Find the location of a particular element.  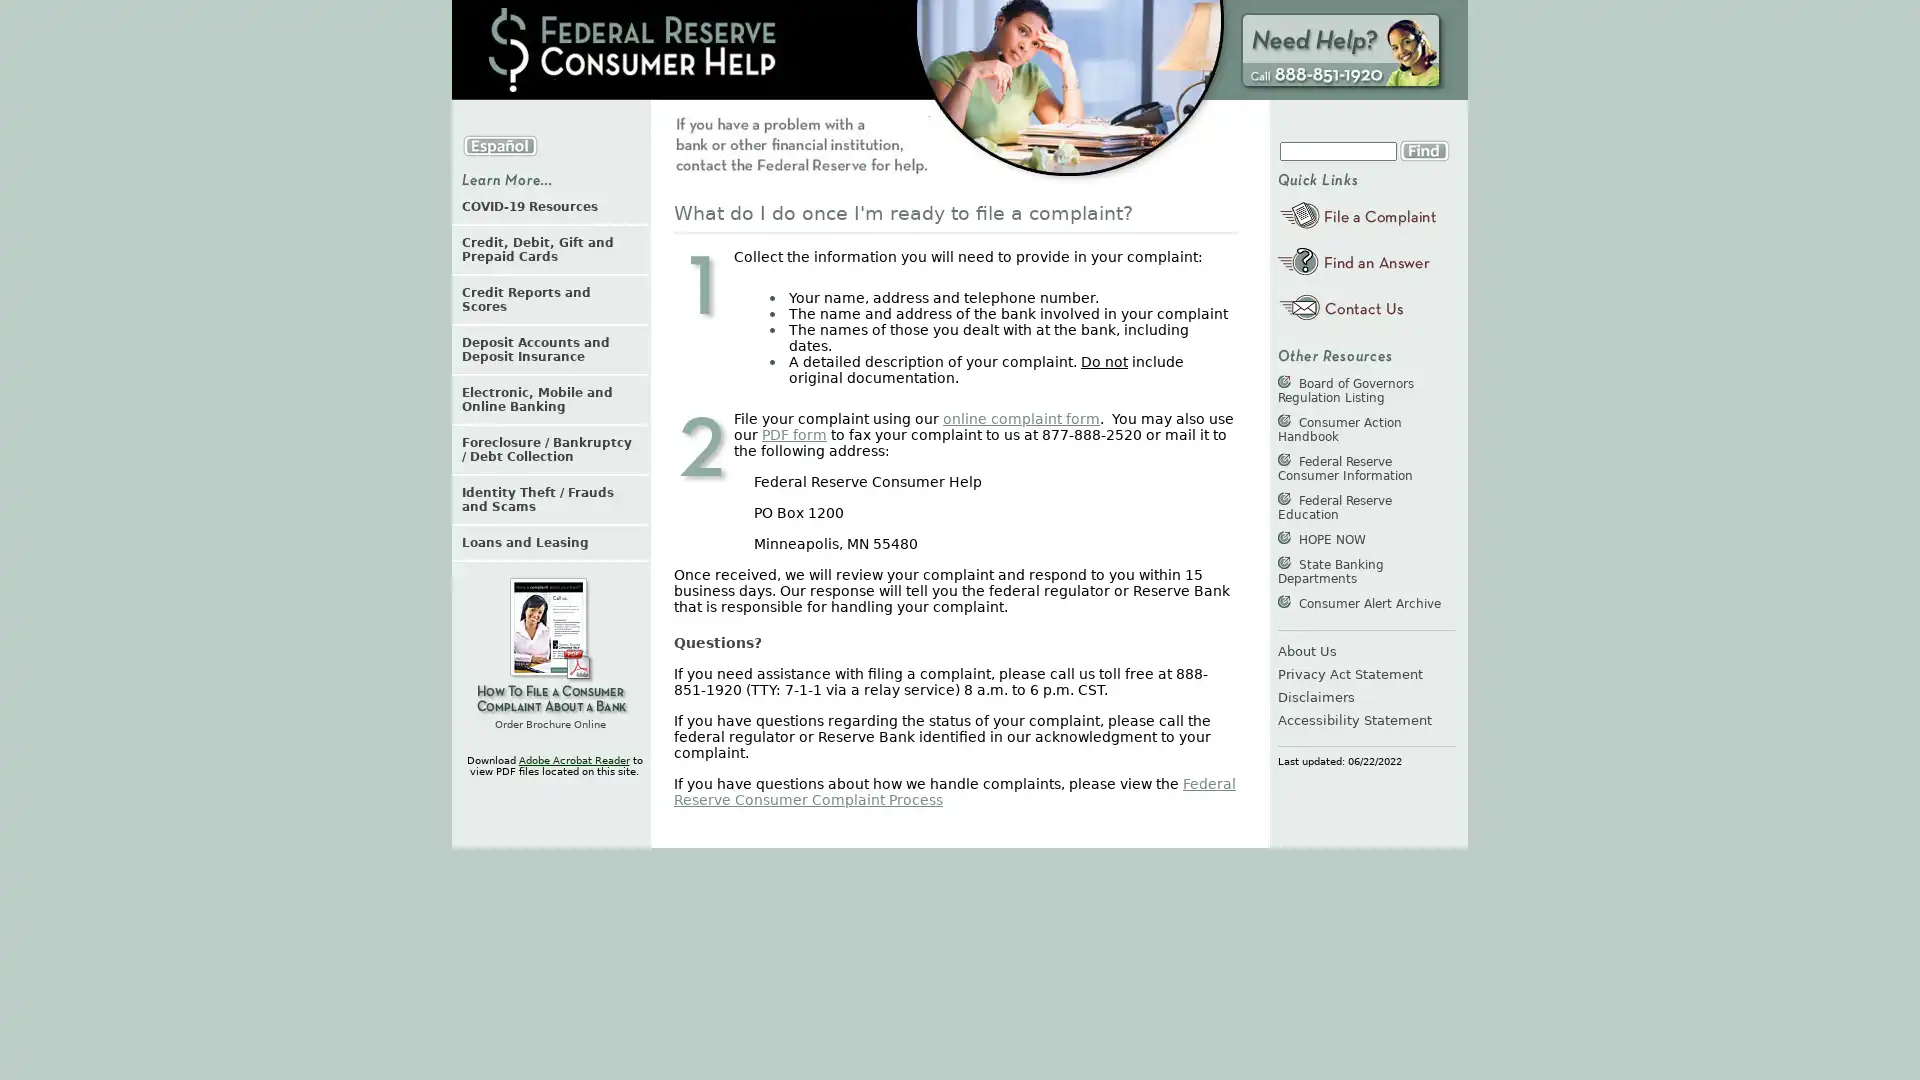

Find is located at coordinates (1423, 149).